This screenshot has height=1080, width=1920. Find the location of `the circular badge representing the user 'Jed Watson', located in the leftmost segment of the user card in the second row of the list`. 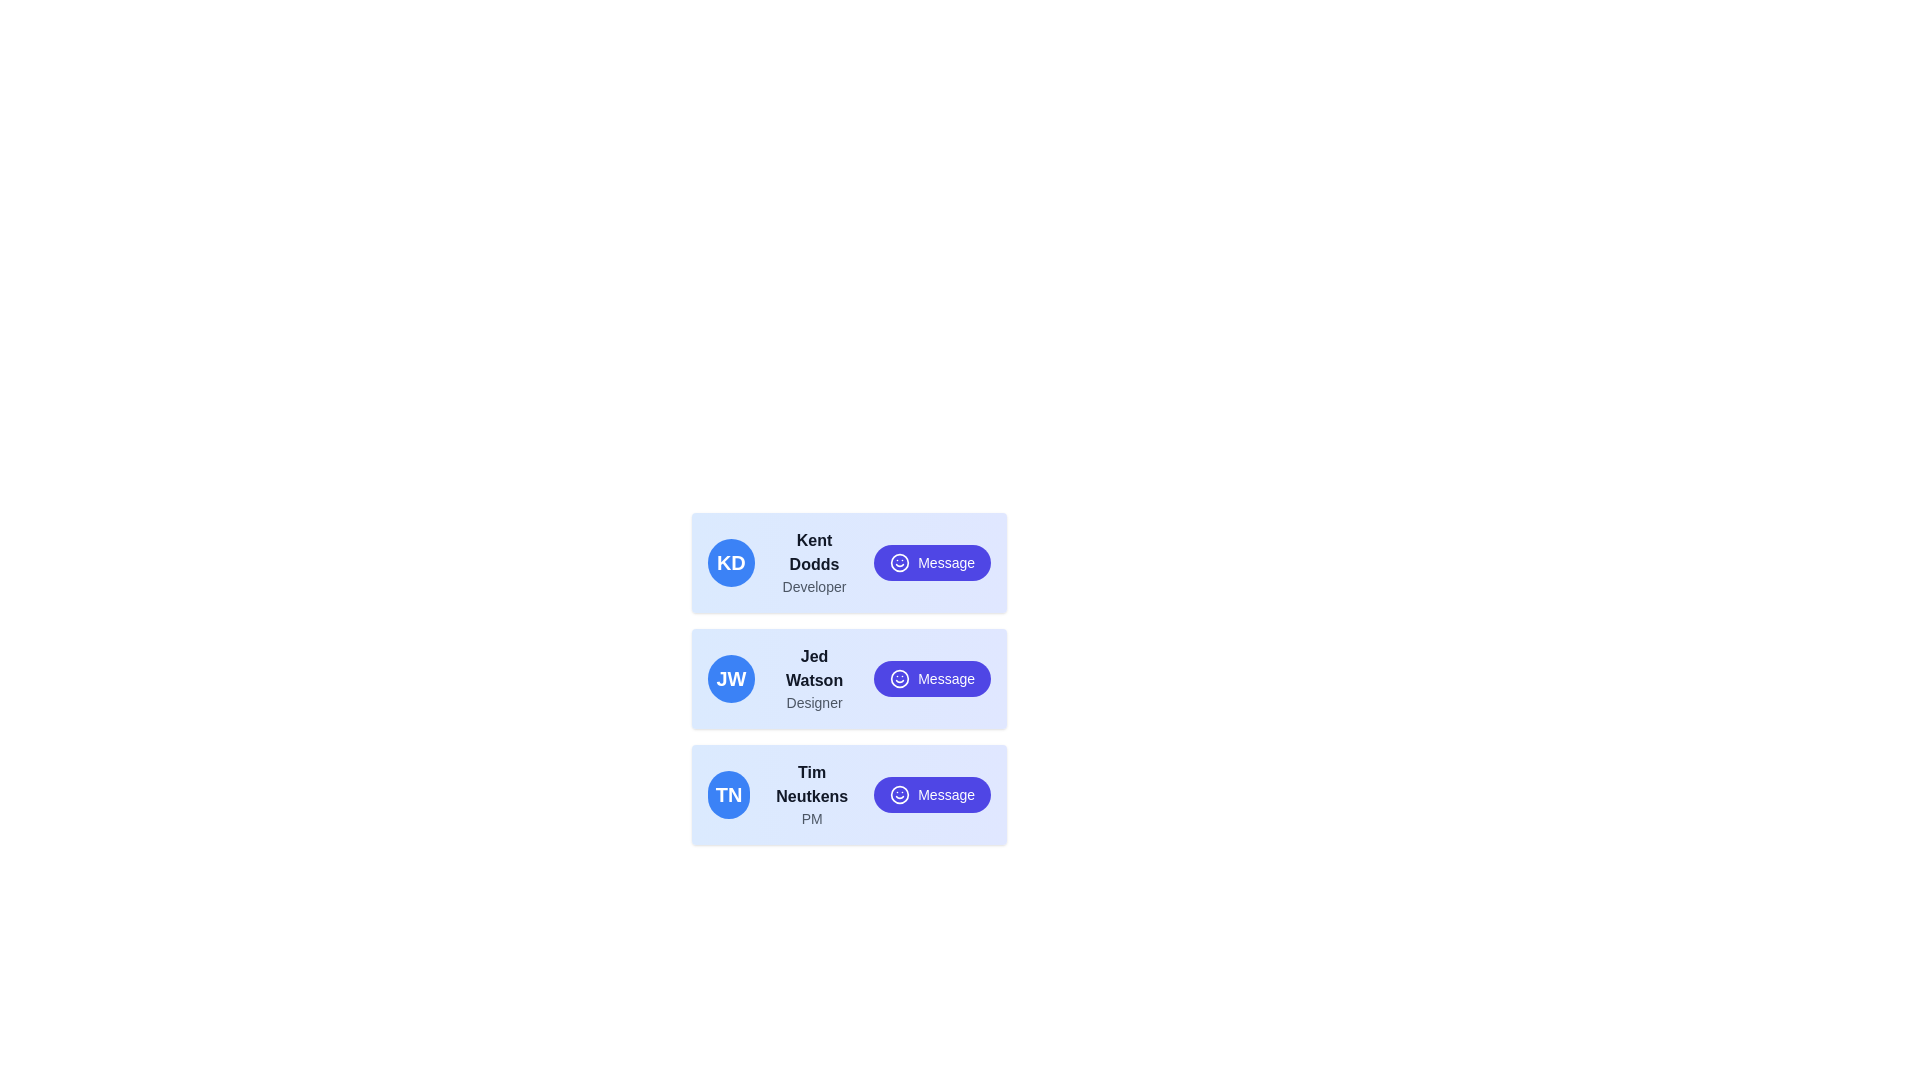

the circular badge representing the user 'Jed Watson', located in the leftmost segment of the user card in the second row of the list is located at coordinates (730, 677).